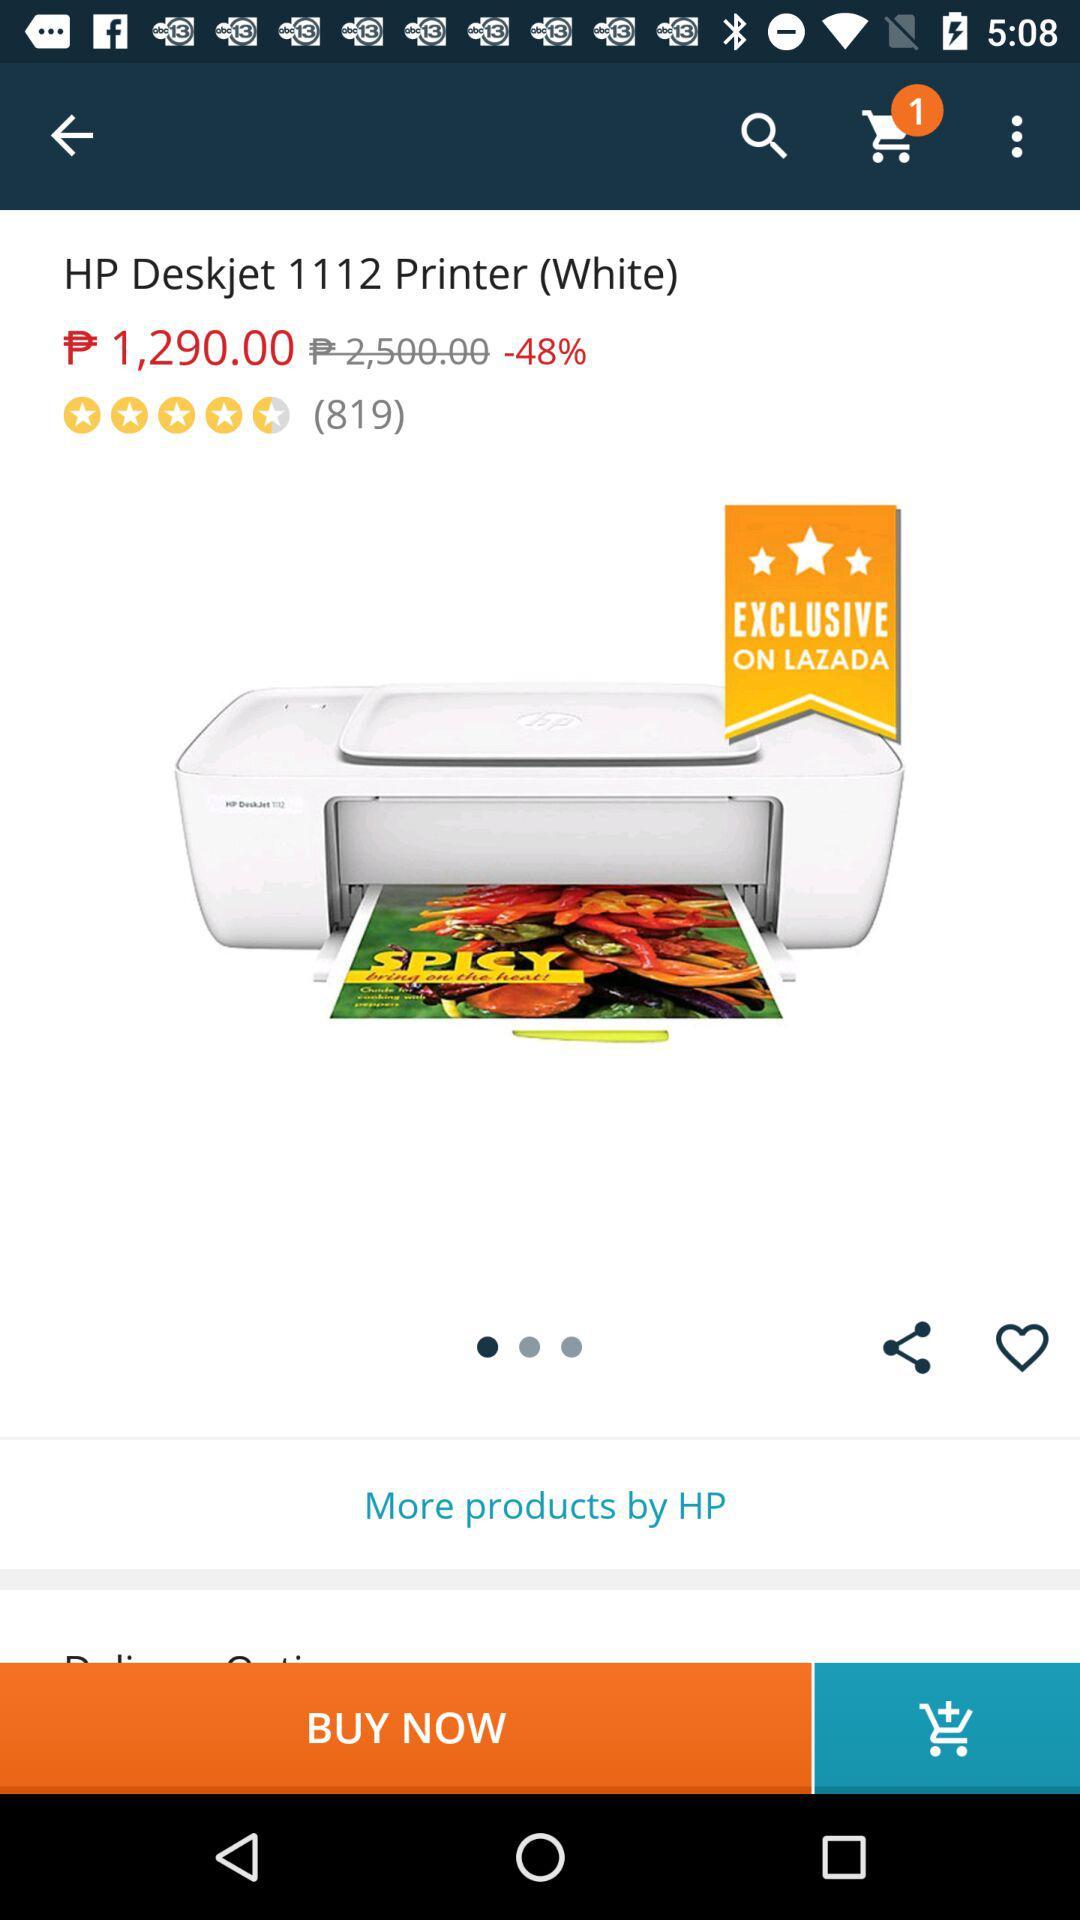  I want to click on share the item, so click(906, 1347).